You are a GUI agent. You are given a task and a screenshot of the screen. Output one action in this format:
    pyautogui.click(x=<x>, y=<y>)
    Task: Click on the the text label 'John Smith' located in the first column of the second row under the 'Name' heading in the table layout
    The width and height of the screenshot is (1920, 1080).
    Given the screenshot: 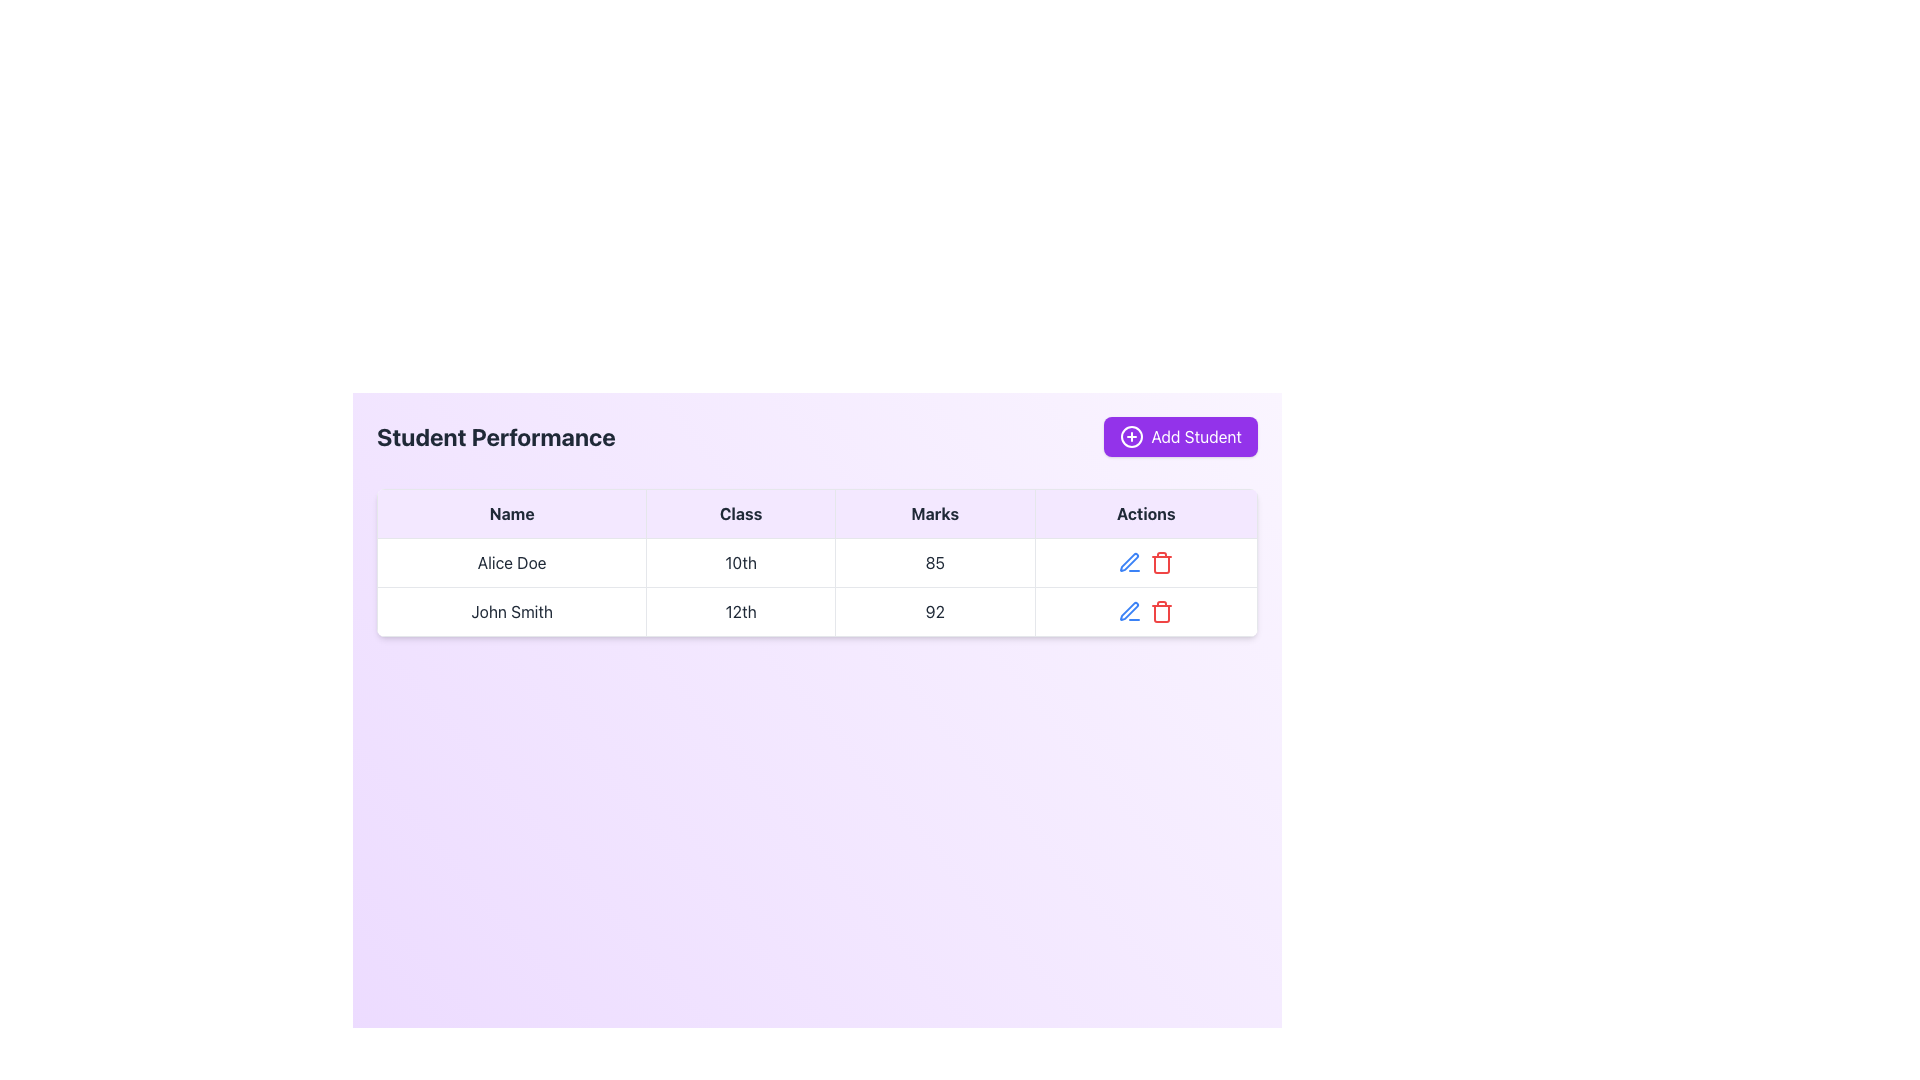 What is the action you would take?
    pyautogui.click(x=512, y=611)
    